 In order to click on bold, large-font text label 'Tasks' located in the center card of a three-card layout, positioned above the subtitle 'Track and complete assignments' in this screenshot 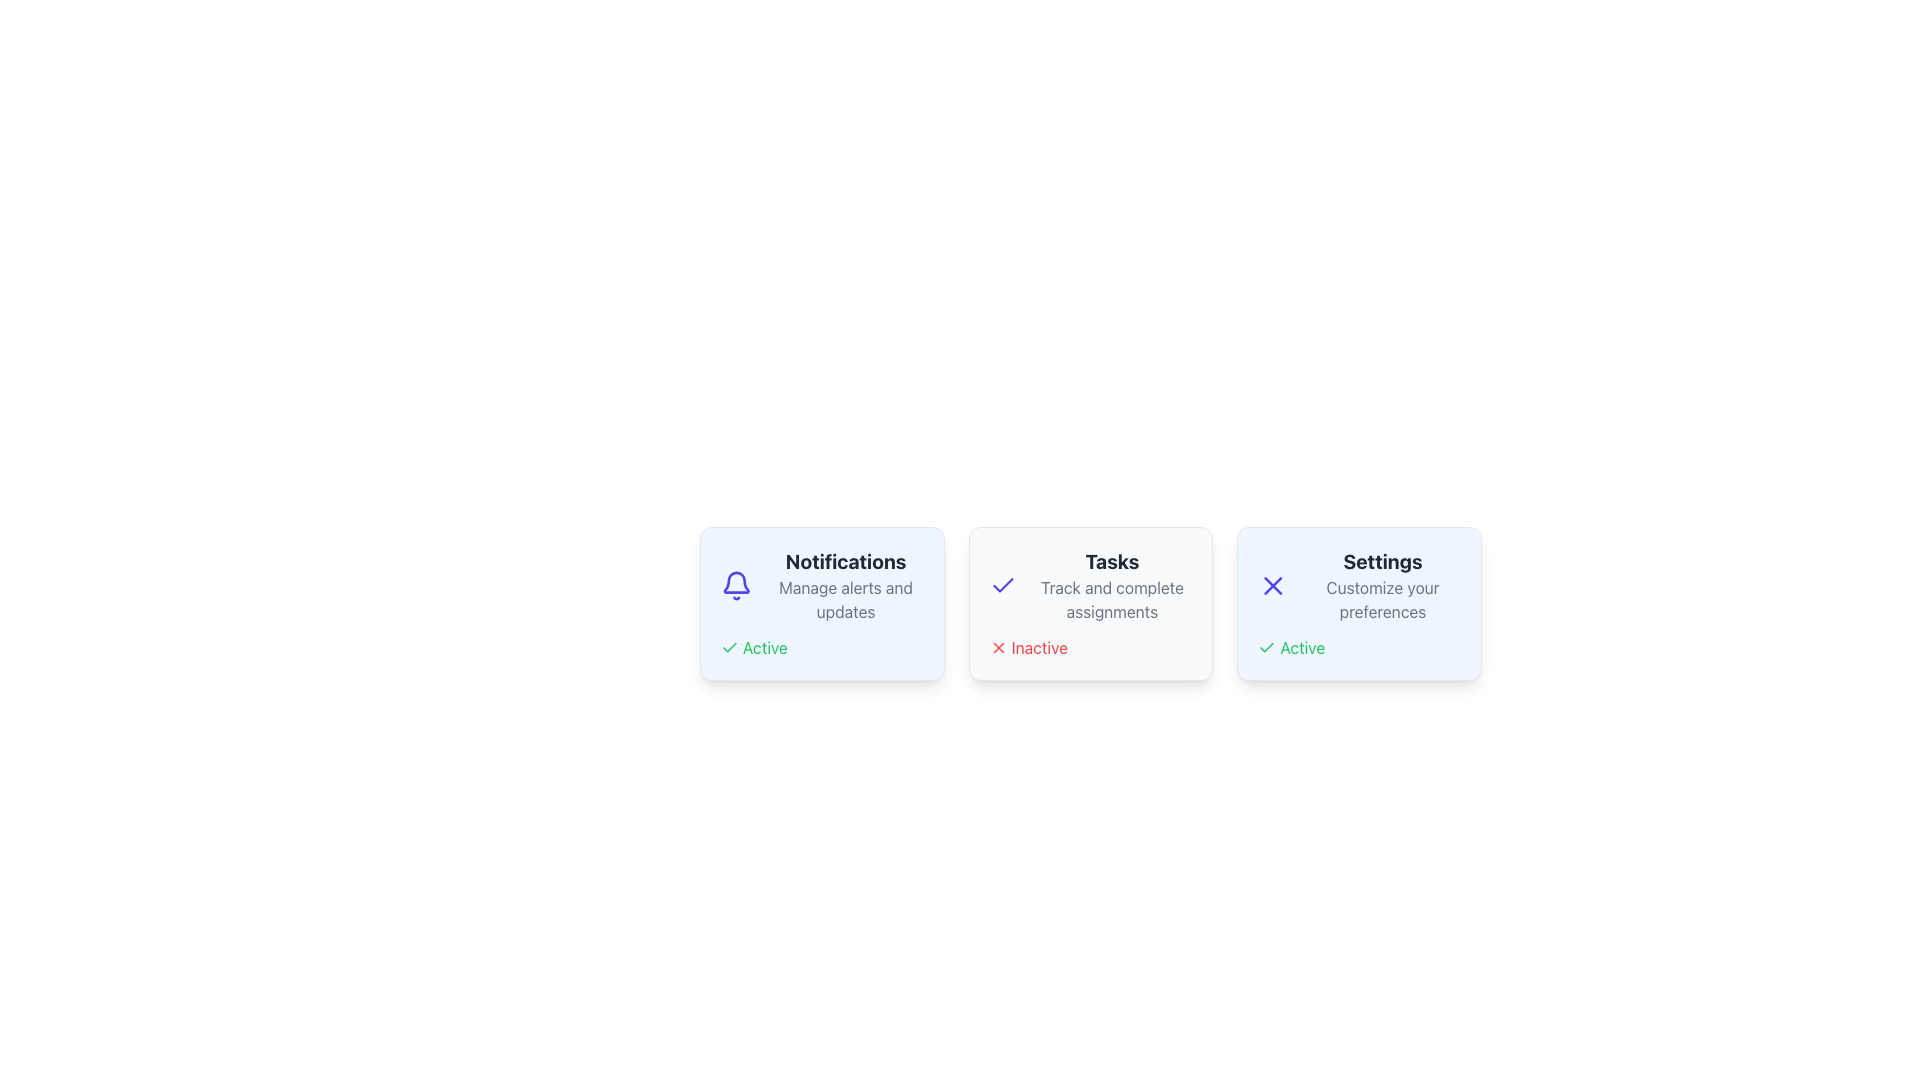, I will do `click(1111, 562)`.